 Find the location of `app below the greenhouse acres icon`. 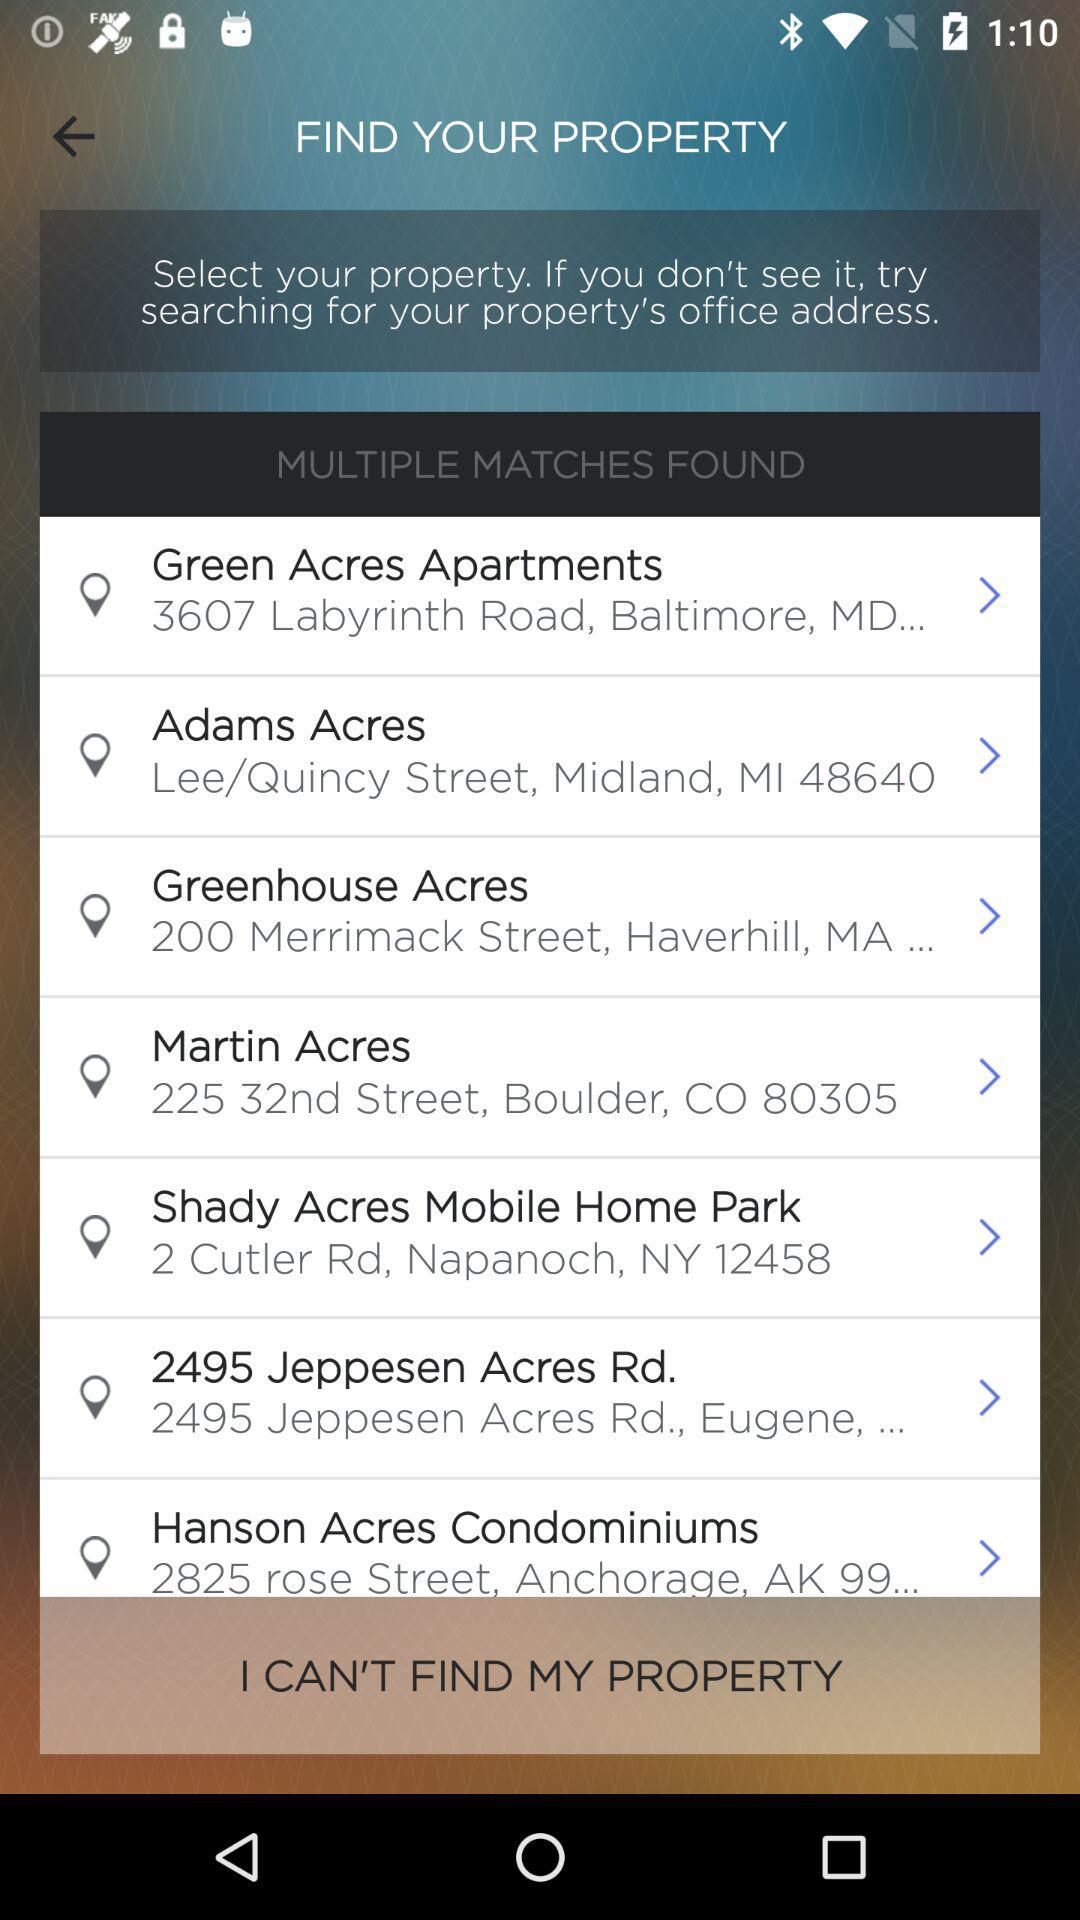

app below the greenhouse acres icon is located at coordinates (545, 941).